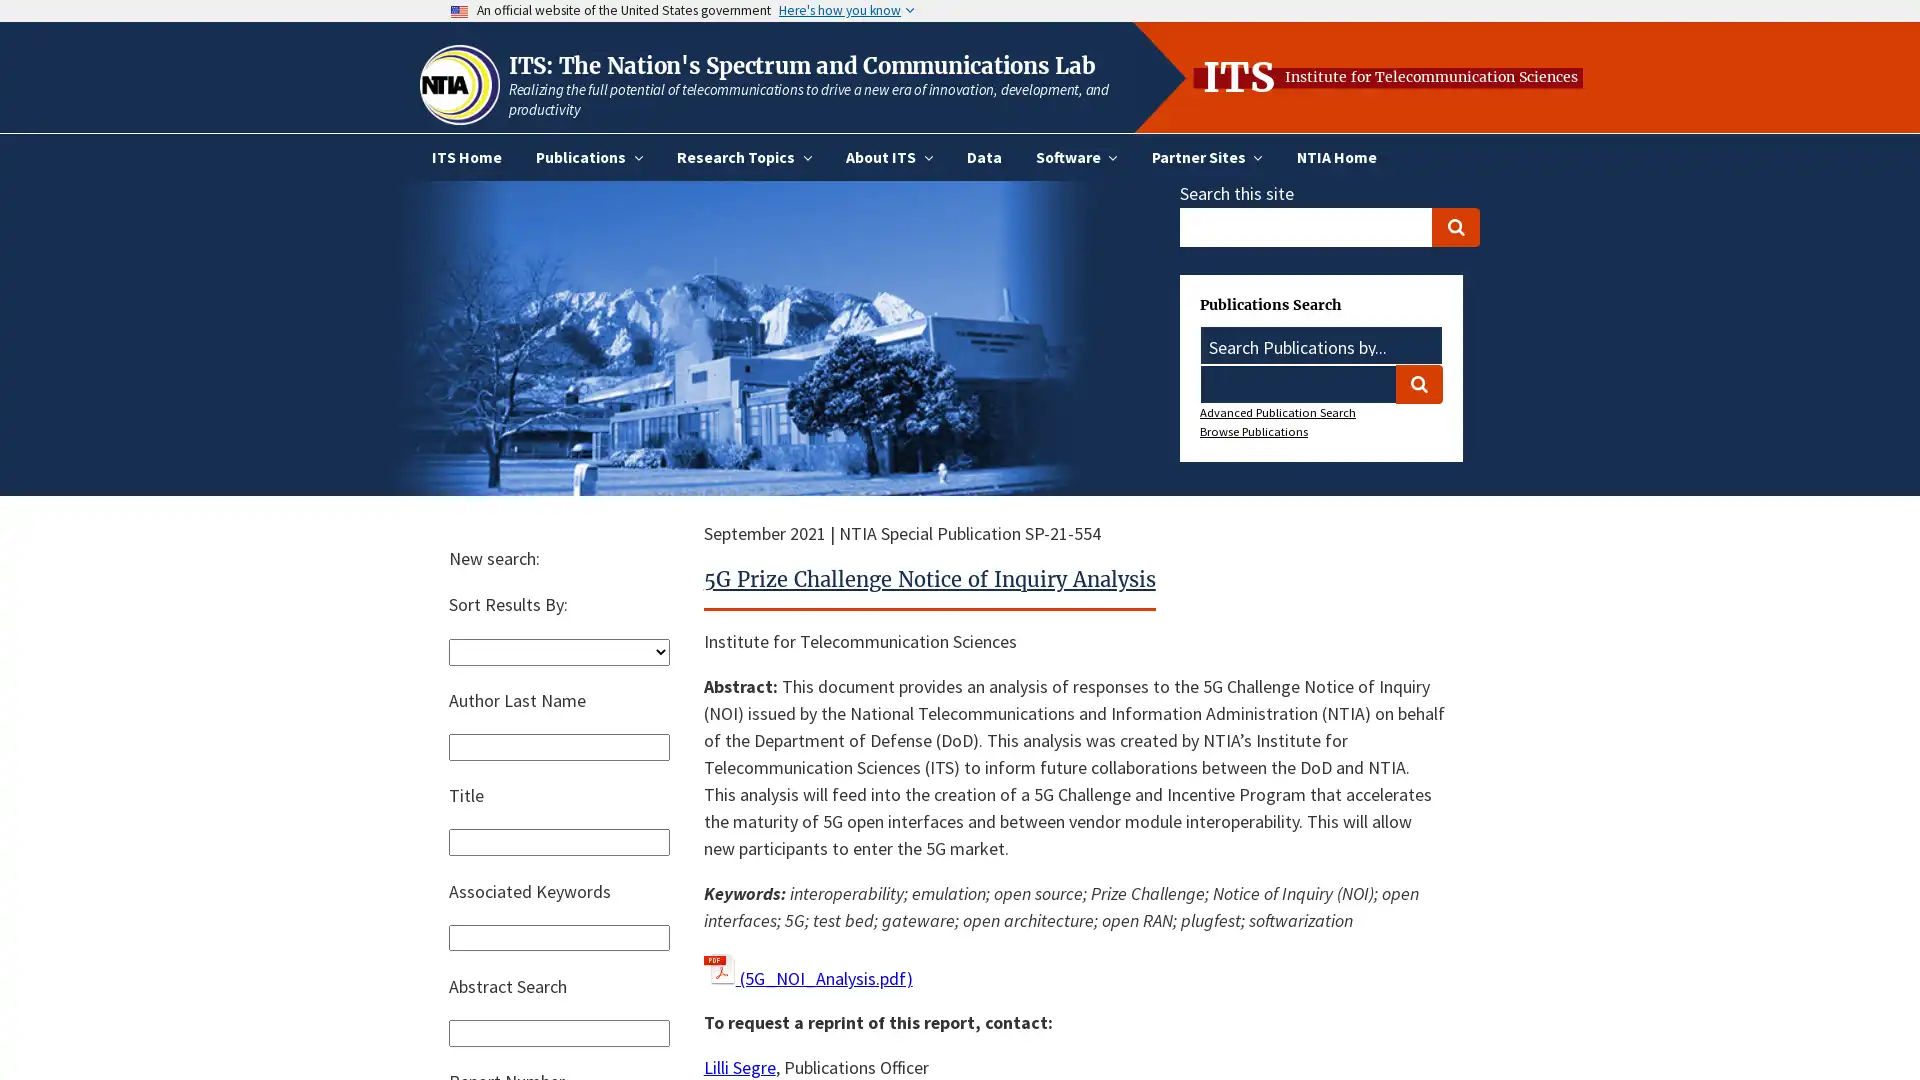 The image size is (1920, 1080). Describe the element at coordinates (1418, 384) in the screenshot. I see `Search` at that location.